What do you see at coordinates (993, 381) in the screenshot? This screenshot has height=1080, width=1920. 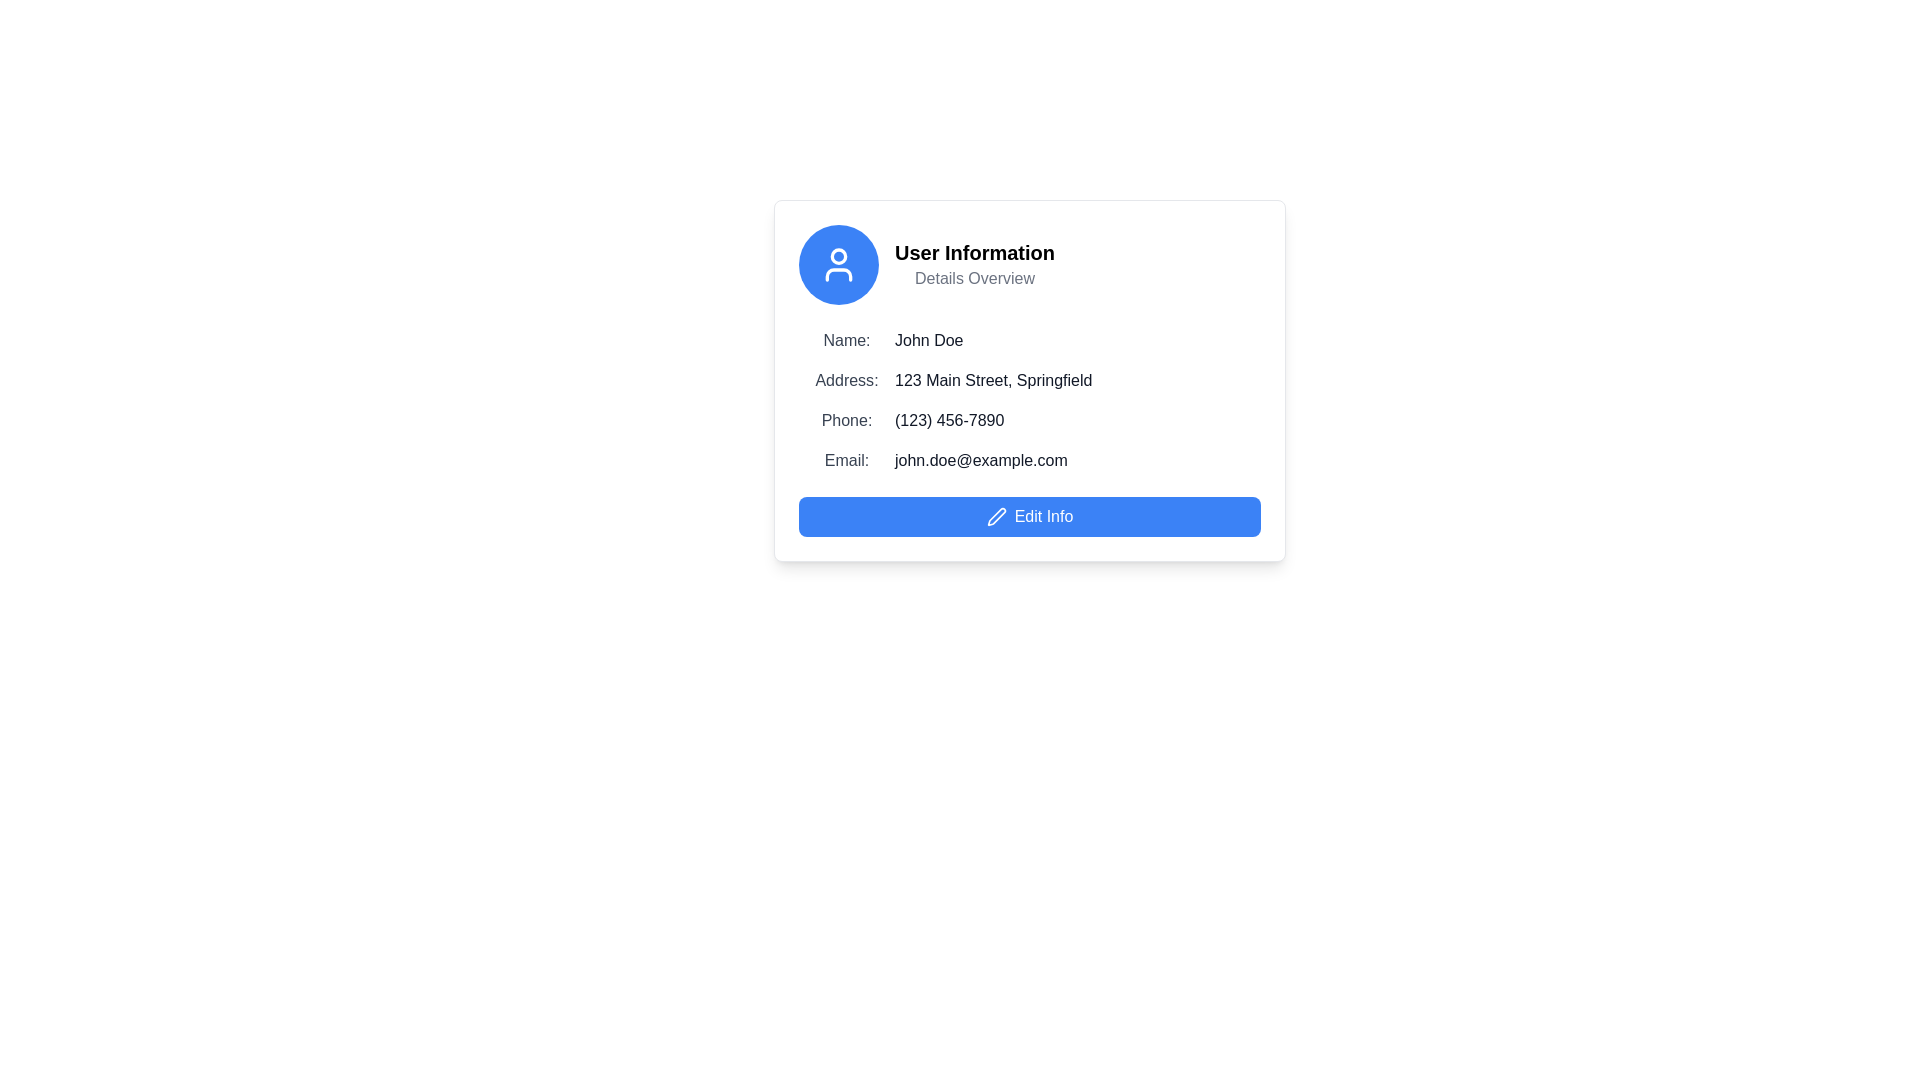 I see `the text label displaying the address '123 Main Street, Springfield', which is located in the 'User Information' section of the card, positioned to the right of the label 'Address:'` at bounding box center [993, 381].